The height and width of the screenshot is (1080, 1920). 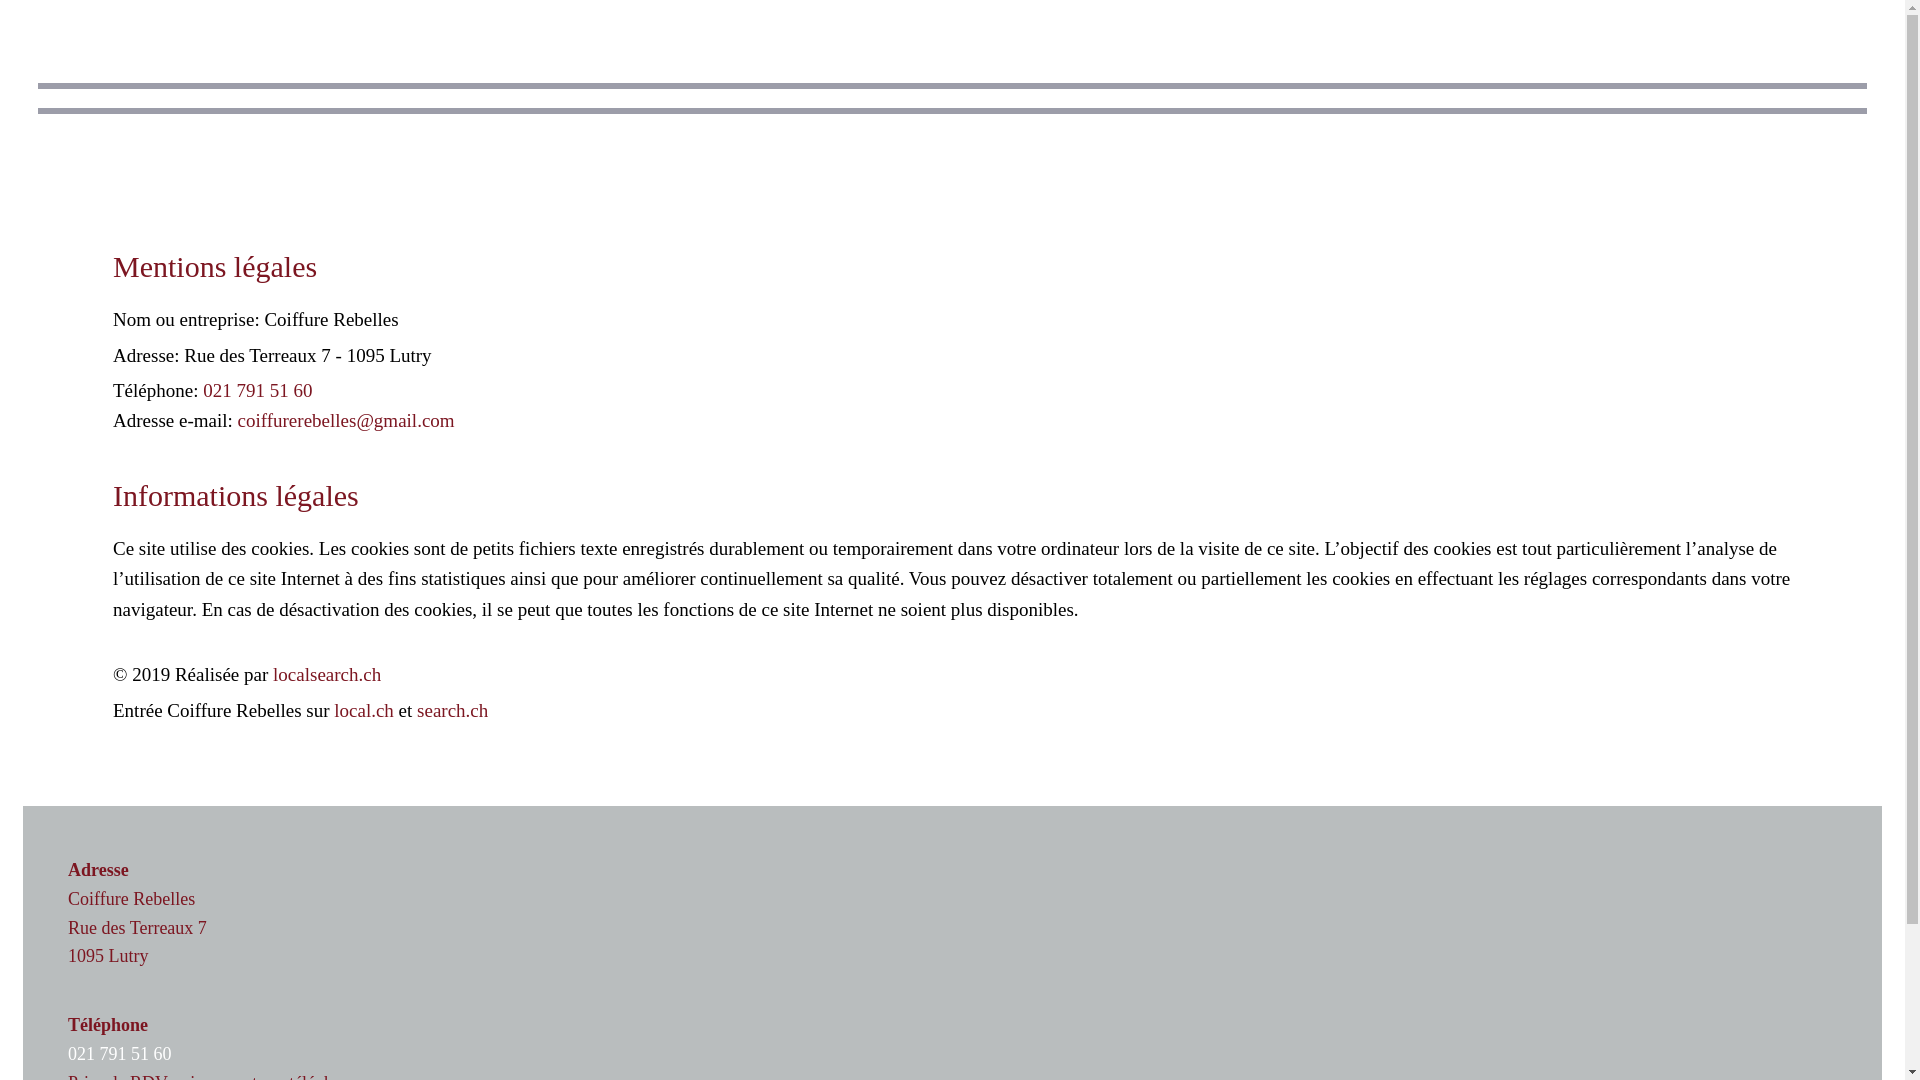 I want to click on 'search.ch', so click(x=451, y=709).